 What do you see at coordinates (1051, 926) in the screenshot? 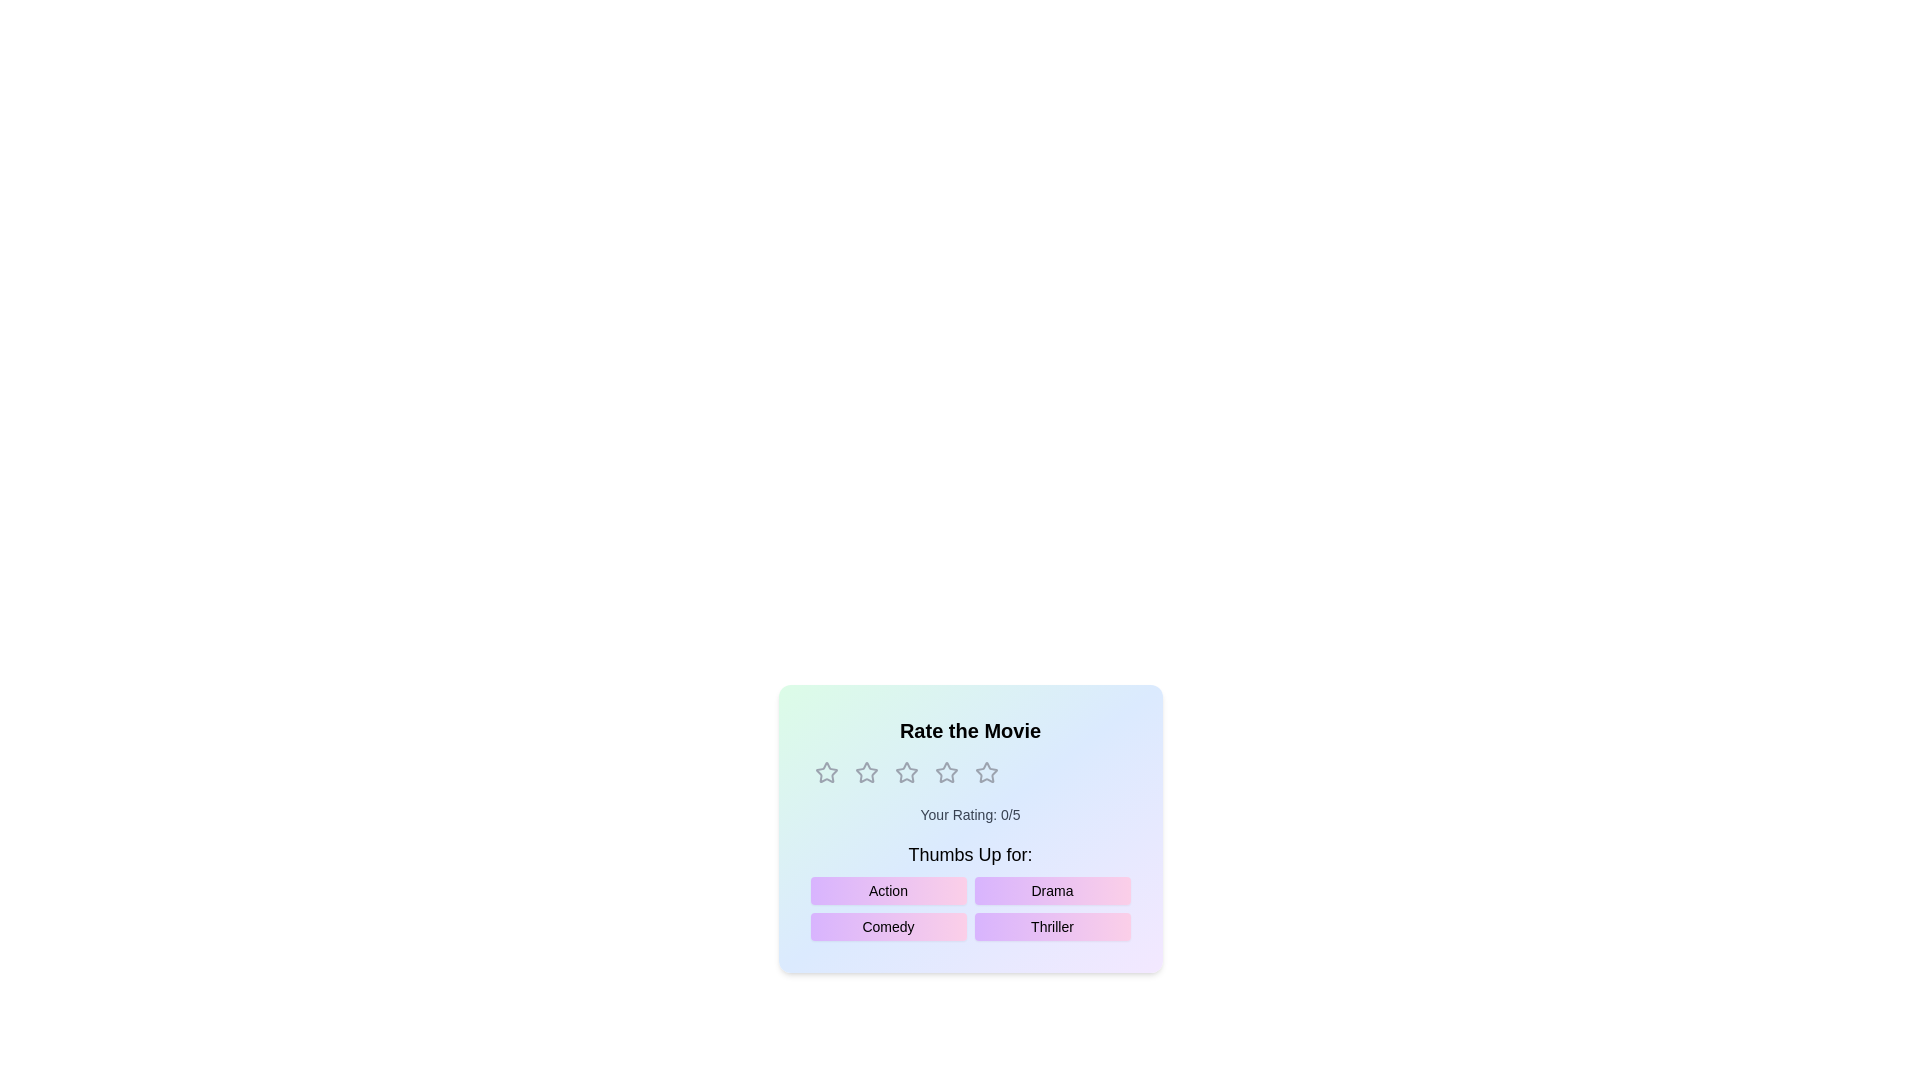
I see `the Thriller button` at bounding box center [1051, 926].